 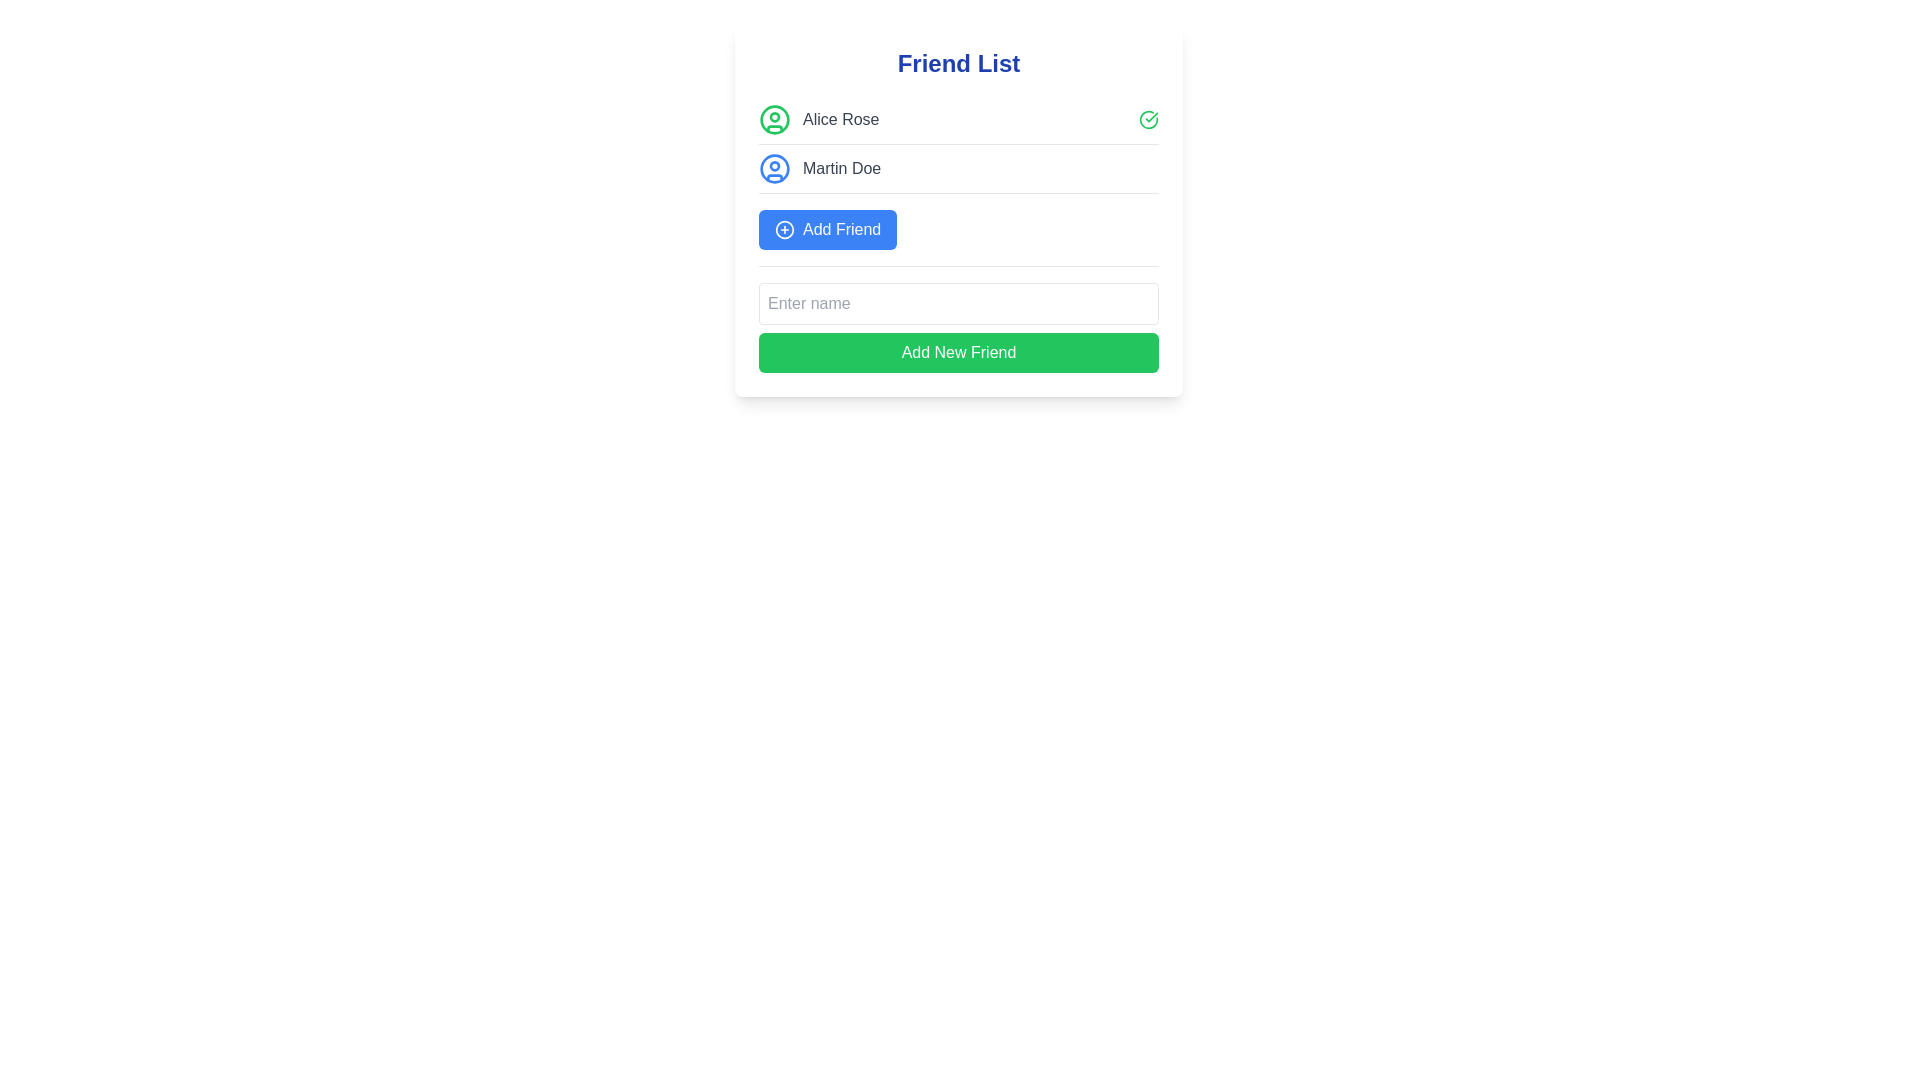 What do you see at coordinates (828, 229) in the screenshot?
I see `the 'Add Friend' button, which has a rounded shape, a blue background, and white text, located below 'Martin Doe' in the user list section` at bounding box center [828, 229].